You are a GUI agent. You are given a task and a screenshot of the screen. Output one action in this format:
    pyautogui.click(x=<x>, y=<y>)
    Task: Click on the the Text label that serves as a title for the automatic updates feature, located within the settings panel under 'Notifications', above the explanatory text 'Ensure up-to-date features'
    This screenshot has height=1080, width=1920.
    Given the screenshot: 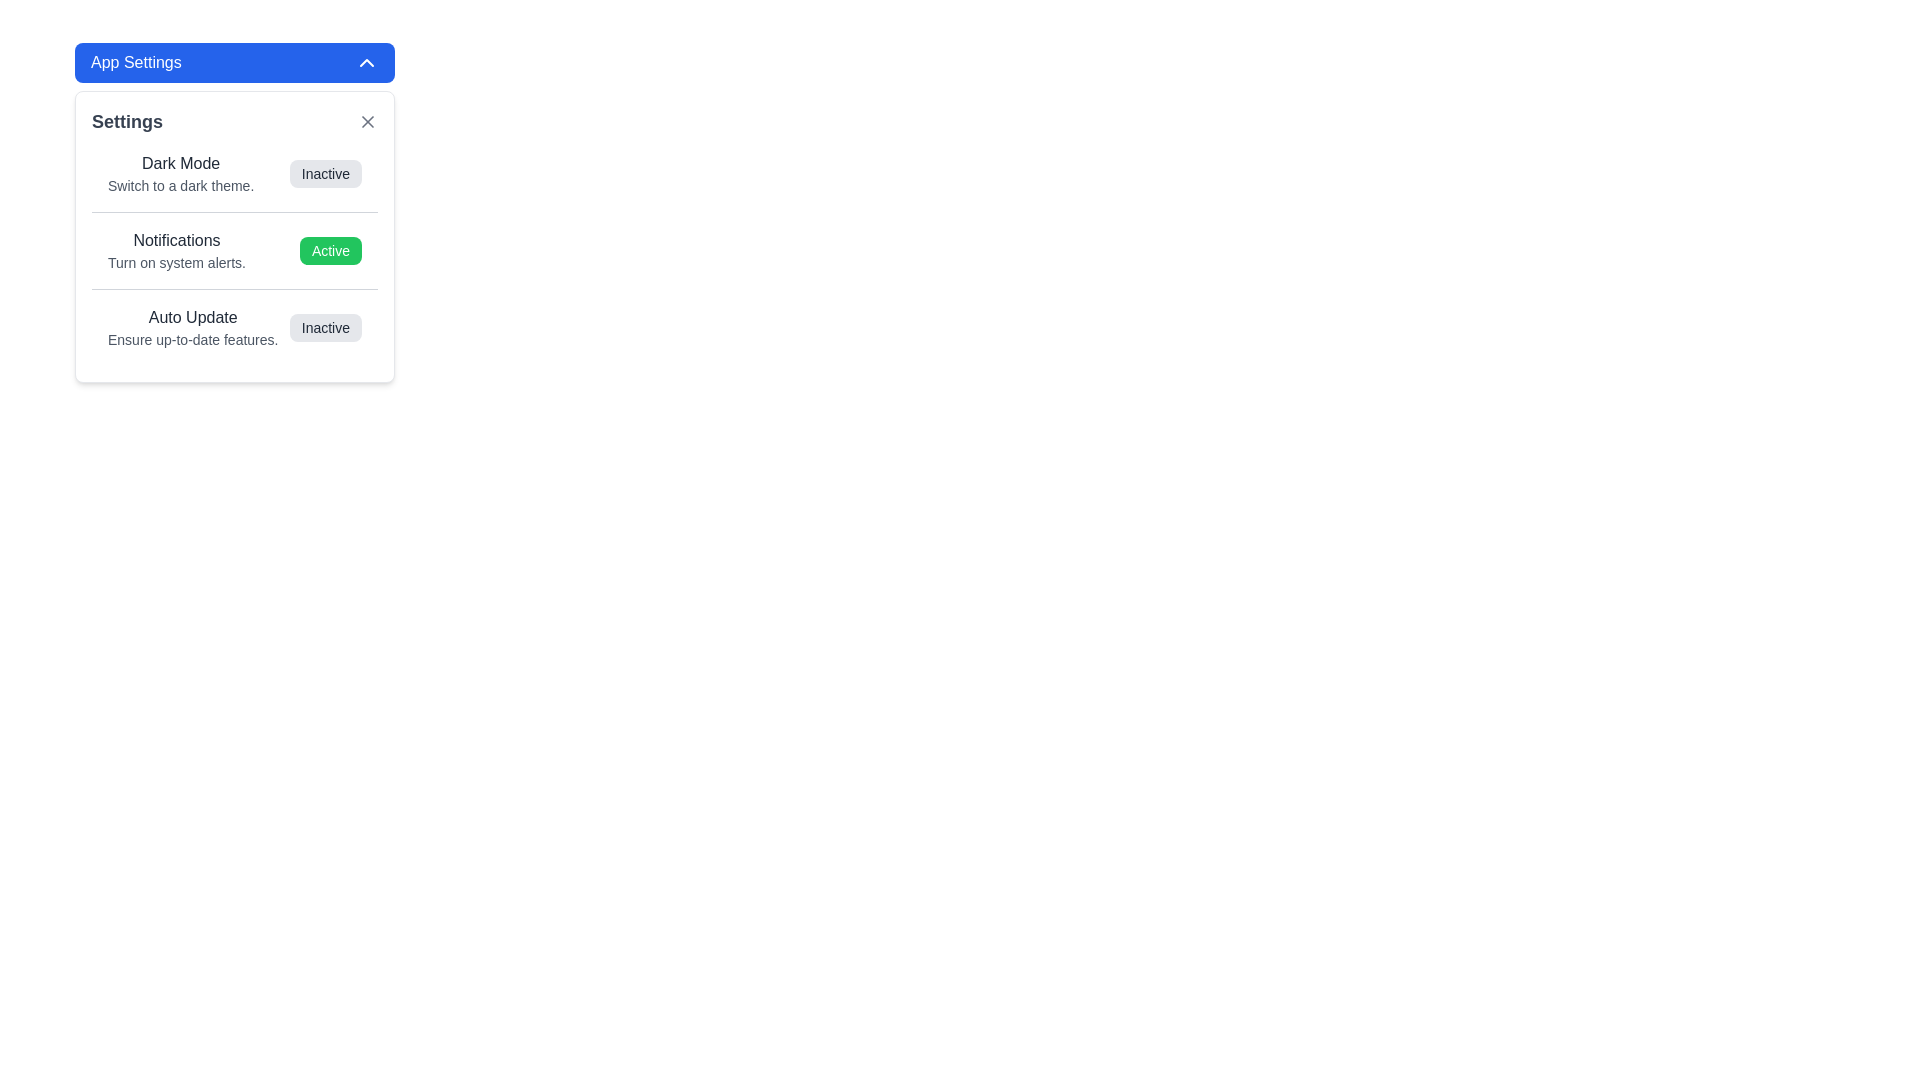 What is the action you would take?
    pyautogui.click(x=193, y=316)
    